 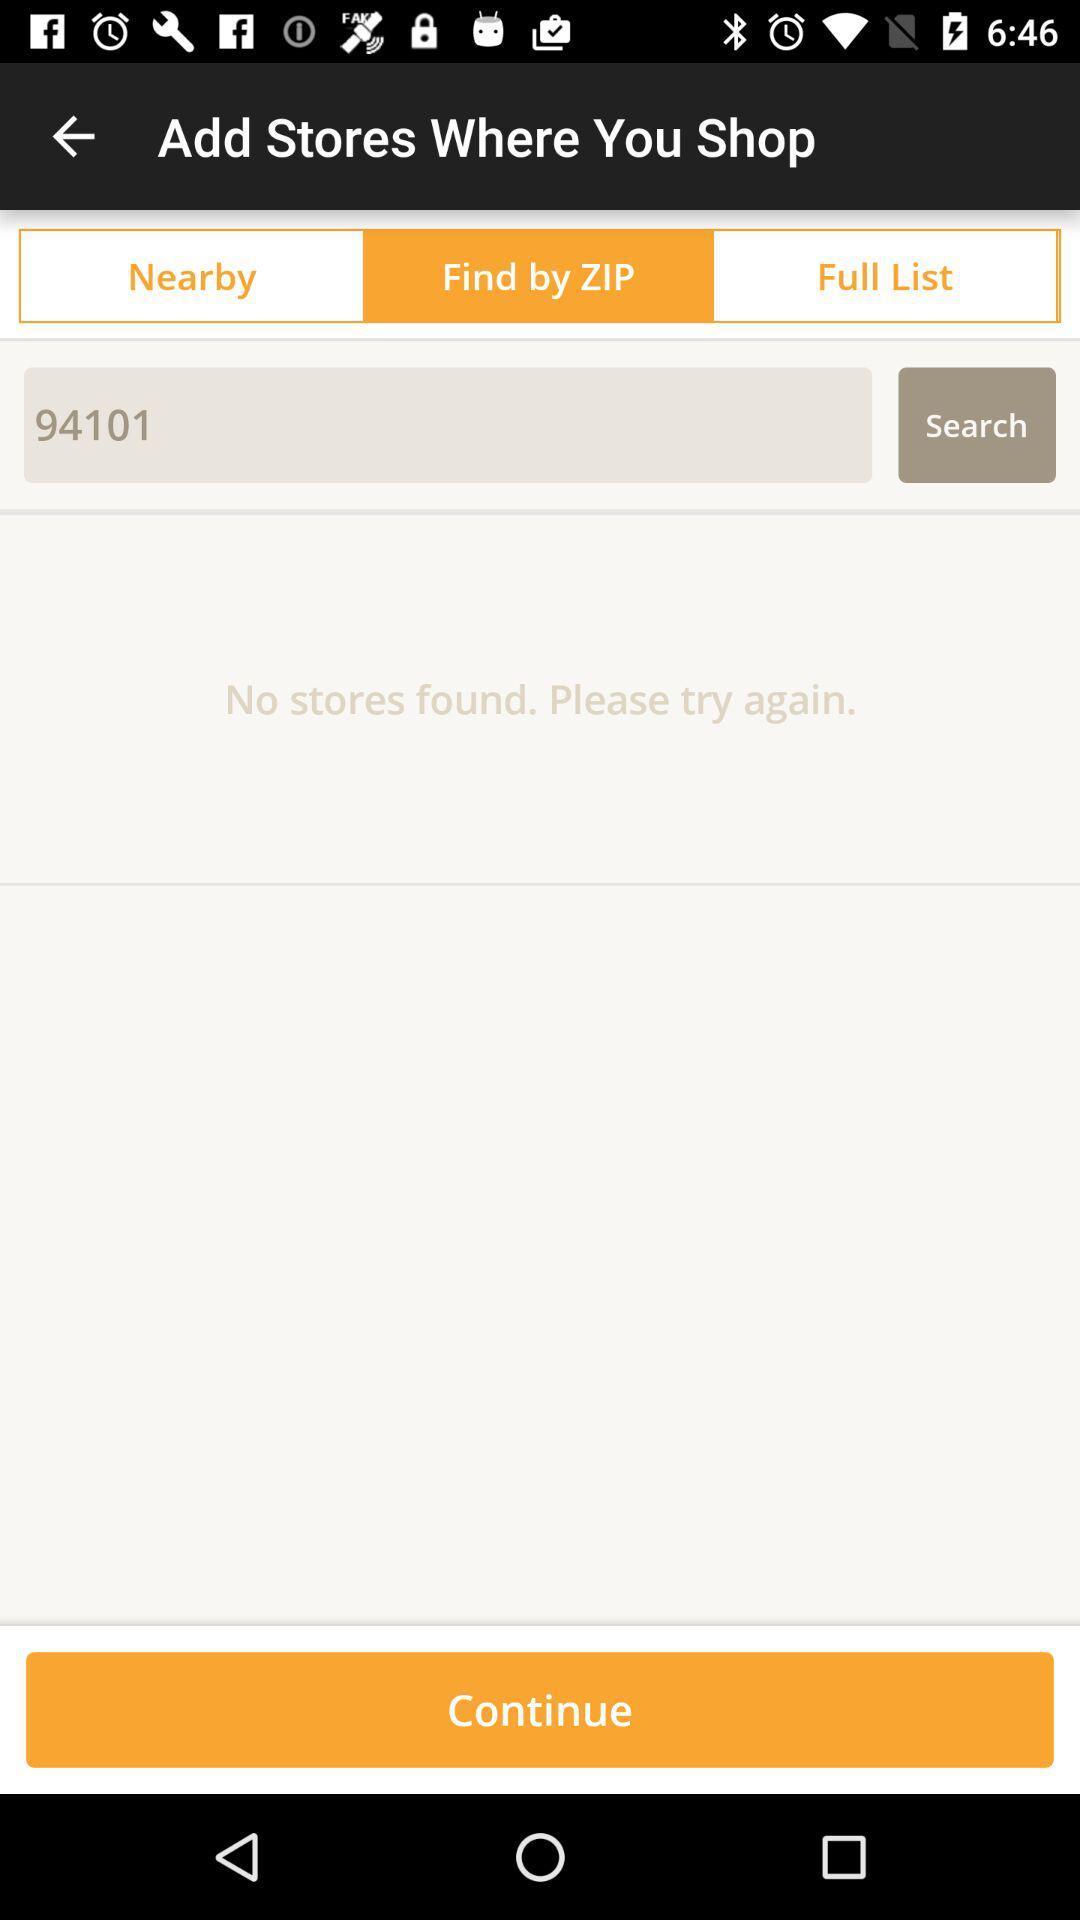 I want to click on the no stores found, so click(x=540, y=698).